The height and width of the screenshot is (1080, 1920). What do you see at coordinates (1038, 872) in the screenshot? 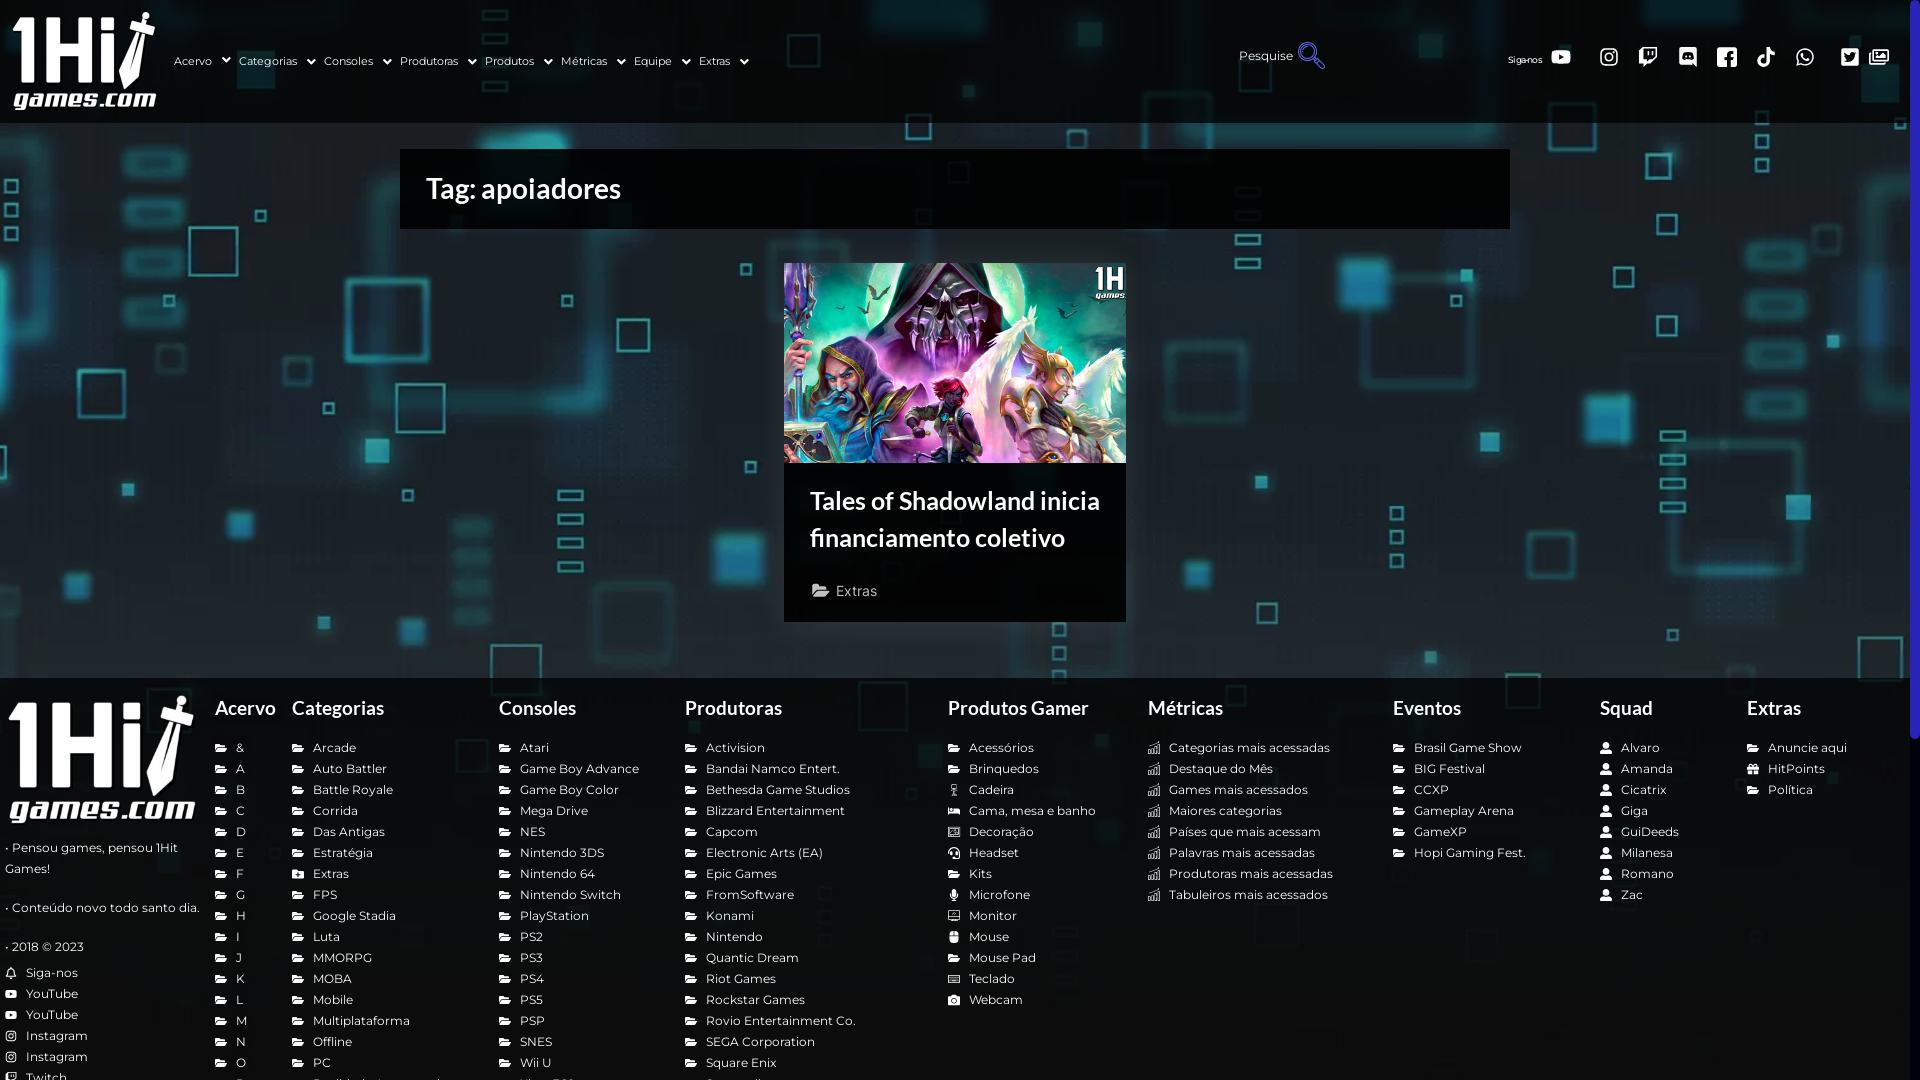
I see `'Kits'` at bounding box center [1038, 872].